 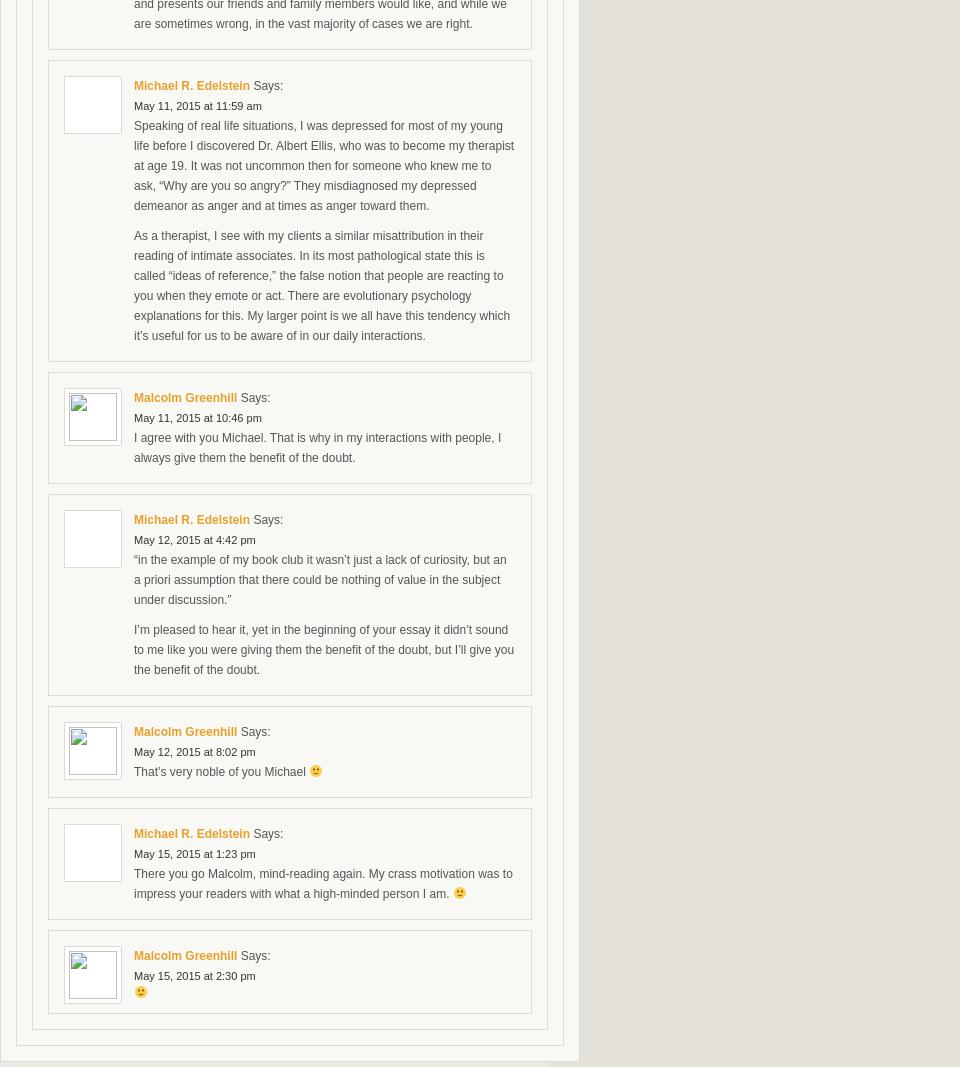 I want to click on 'There you go Malcolm, mind-reading again. My crass motivation was to impress your readers with what a high-minded person I am.', so click(x=323, y=883).